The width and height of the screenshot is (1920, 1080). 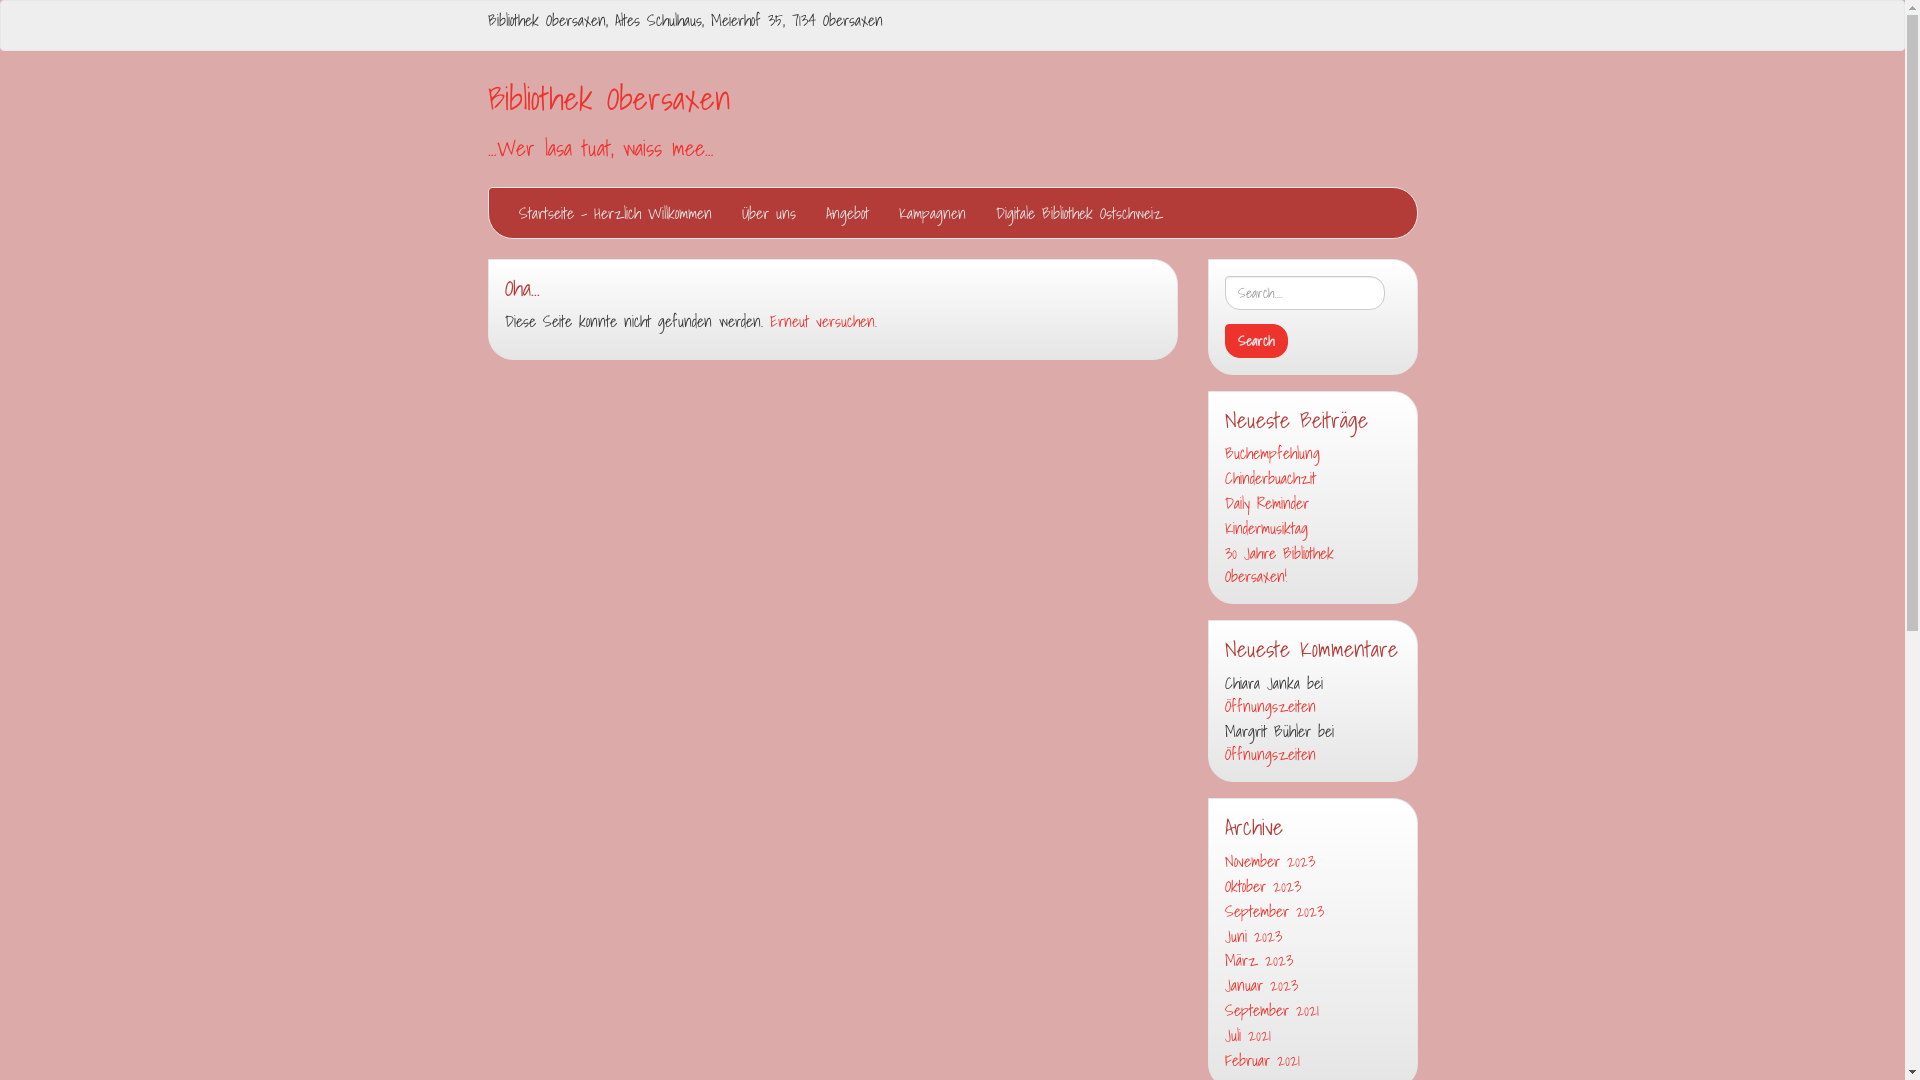 I want to click on 'Bibliothek Obersaxen', so click(x=608, y=97).